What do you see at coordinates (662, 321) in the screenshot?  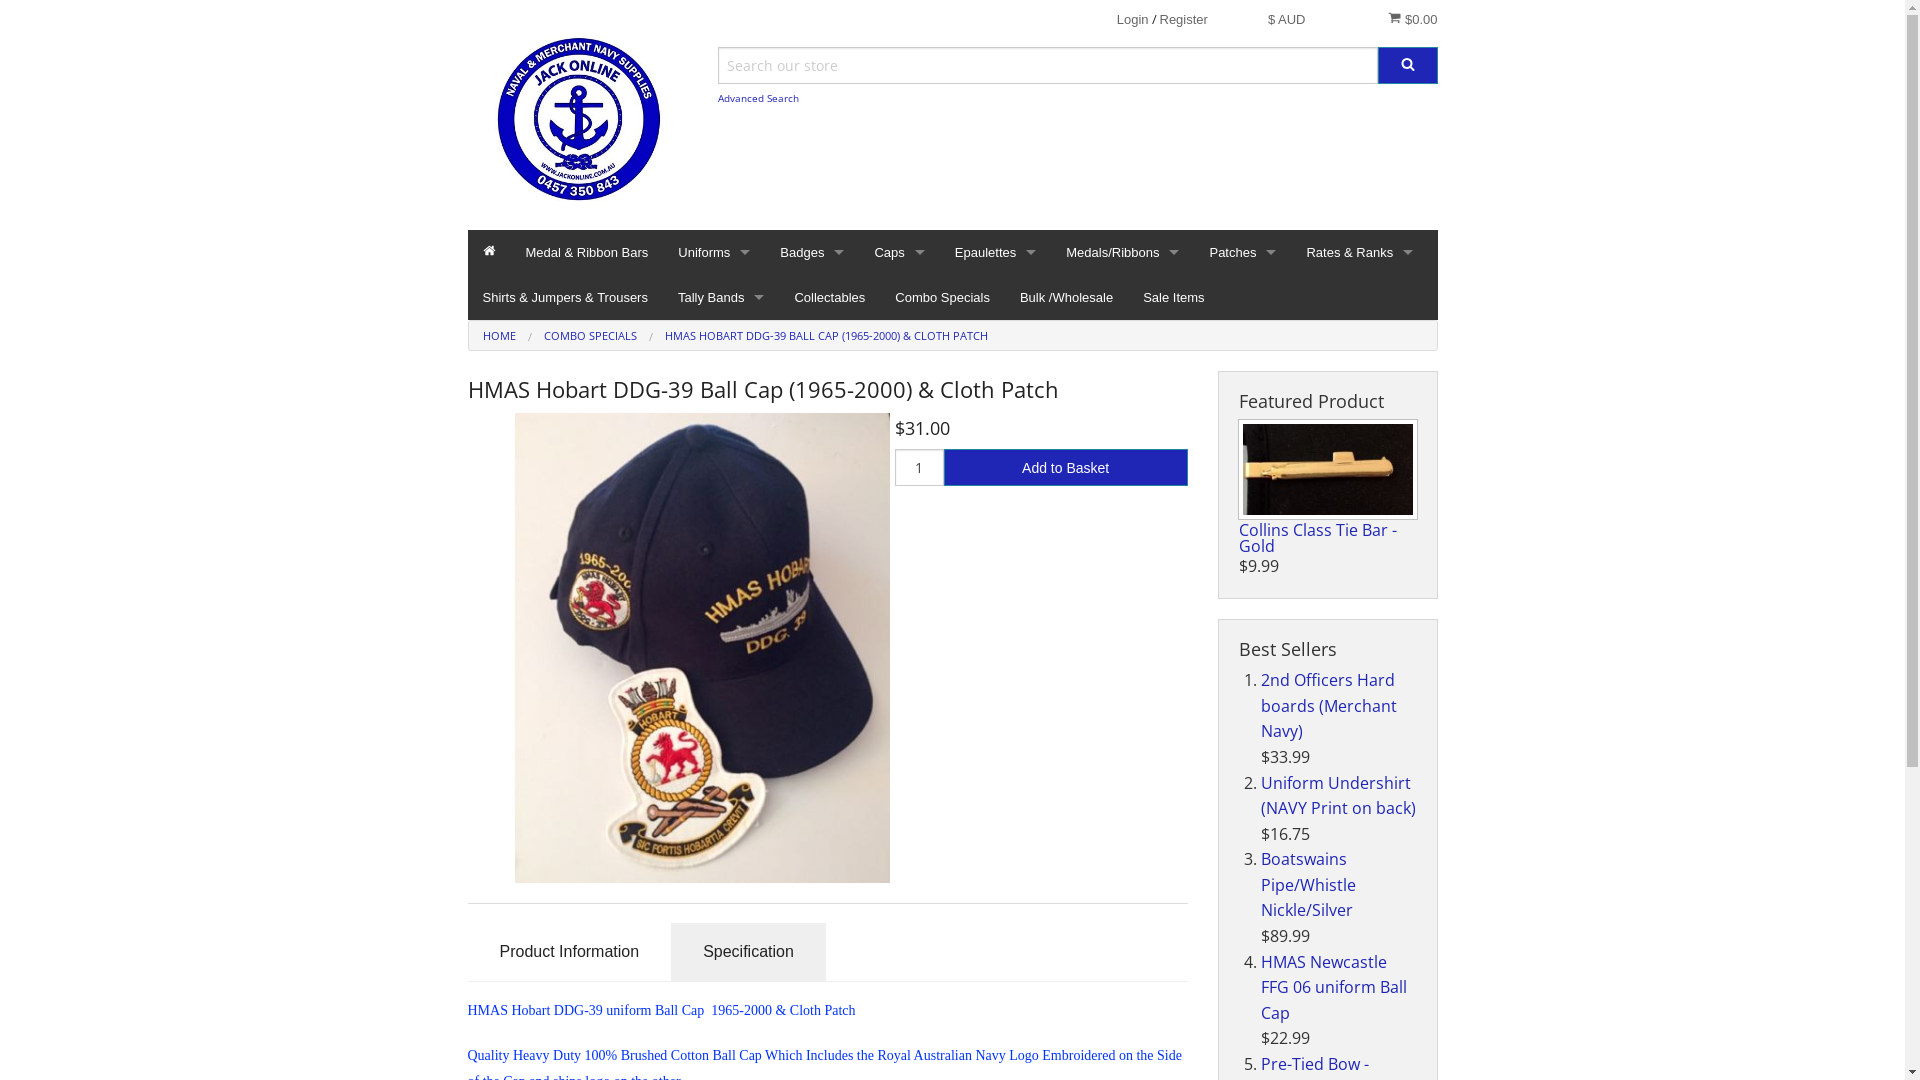 I see `'Socks'` at bounding box center [662, 321].